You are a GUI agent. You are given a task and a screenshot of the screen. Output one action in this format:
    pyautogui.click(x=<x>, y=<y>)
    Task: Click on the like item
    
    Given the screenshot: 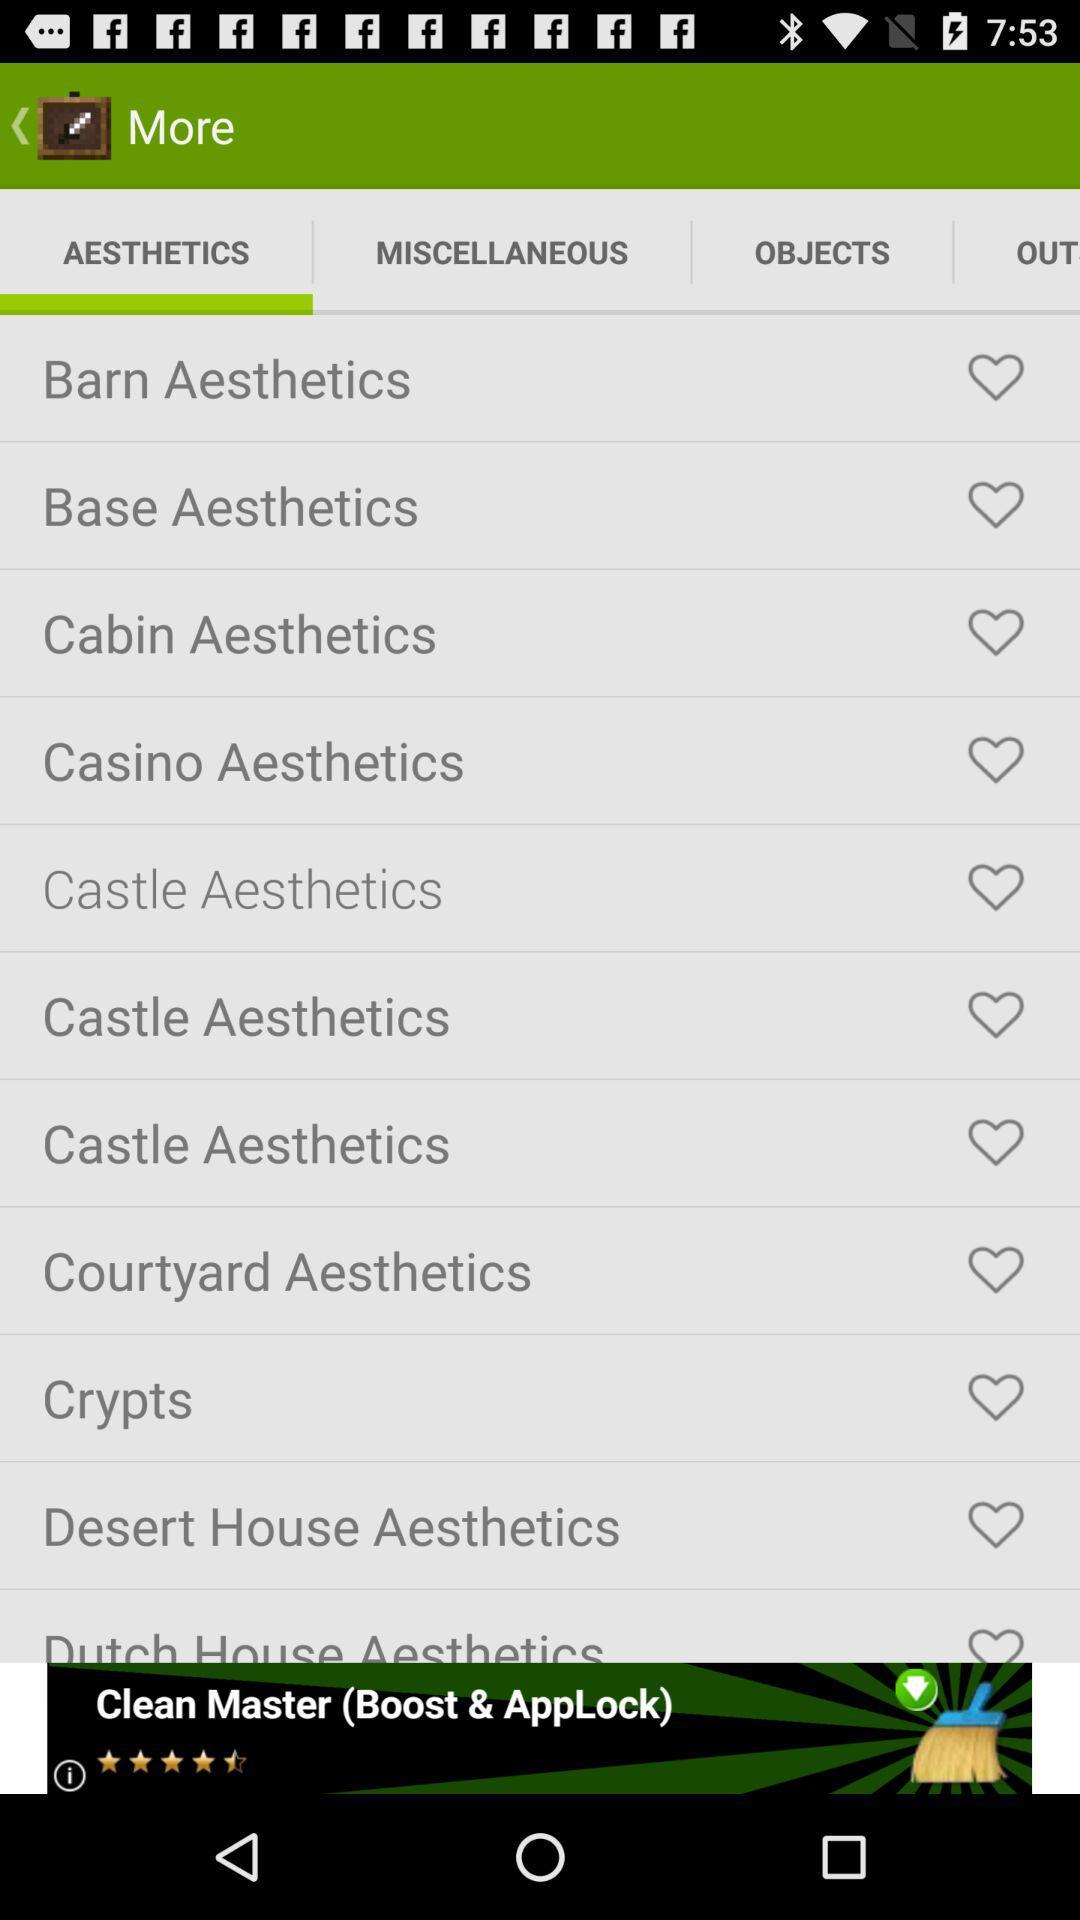 What is the action you would take?
    pyautogui.click(x=995, y=1269)
    